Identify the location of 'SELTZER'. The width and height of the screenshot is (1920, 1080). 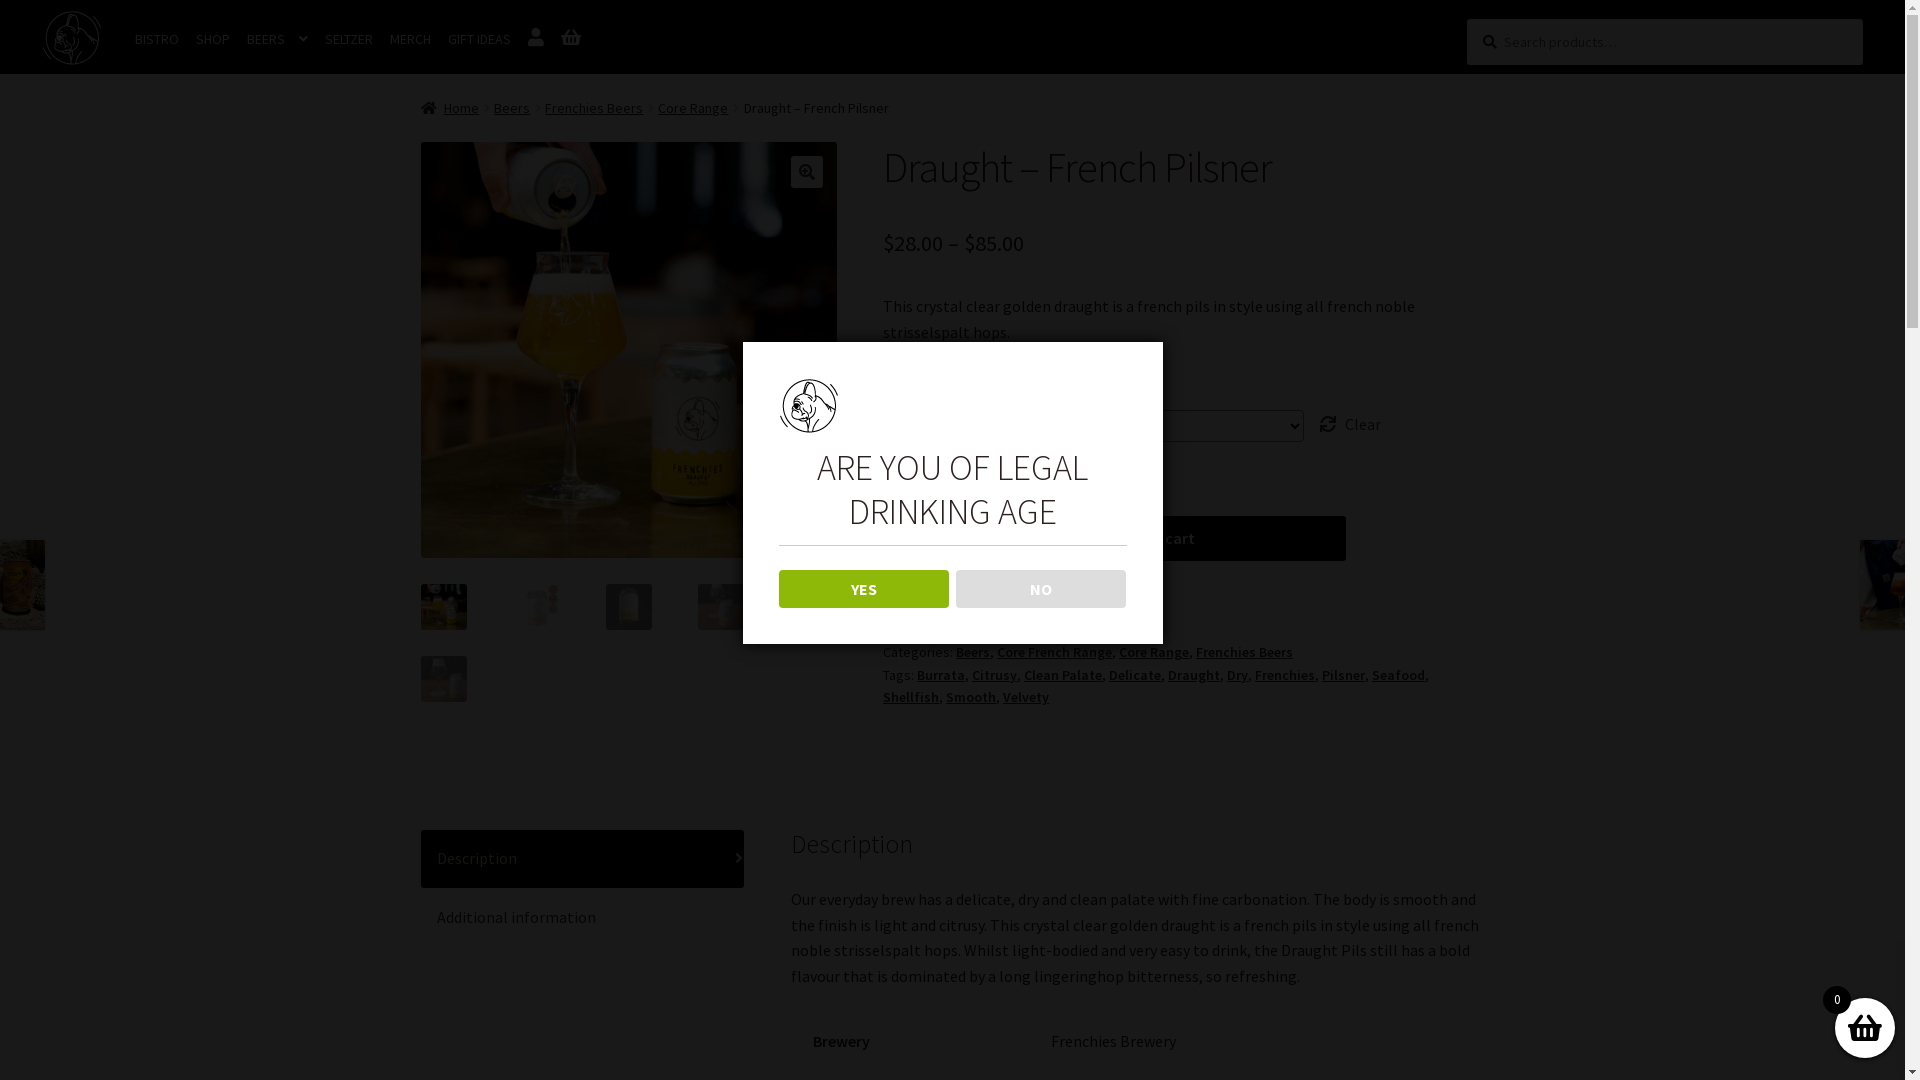
(316, 39).